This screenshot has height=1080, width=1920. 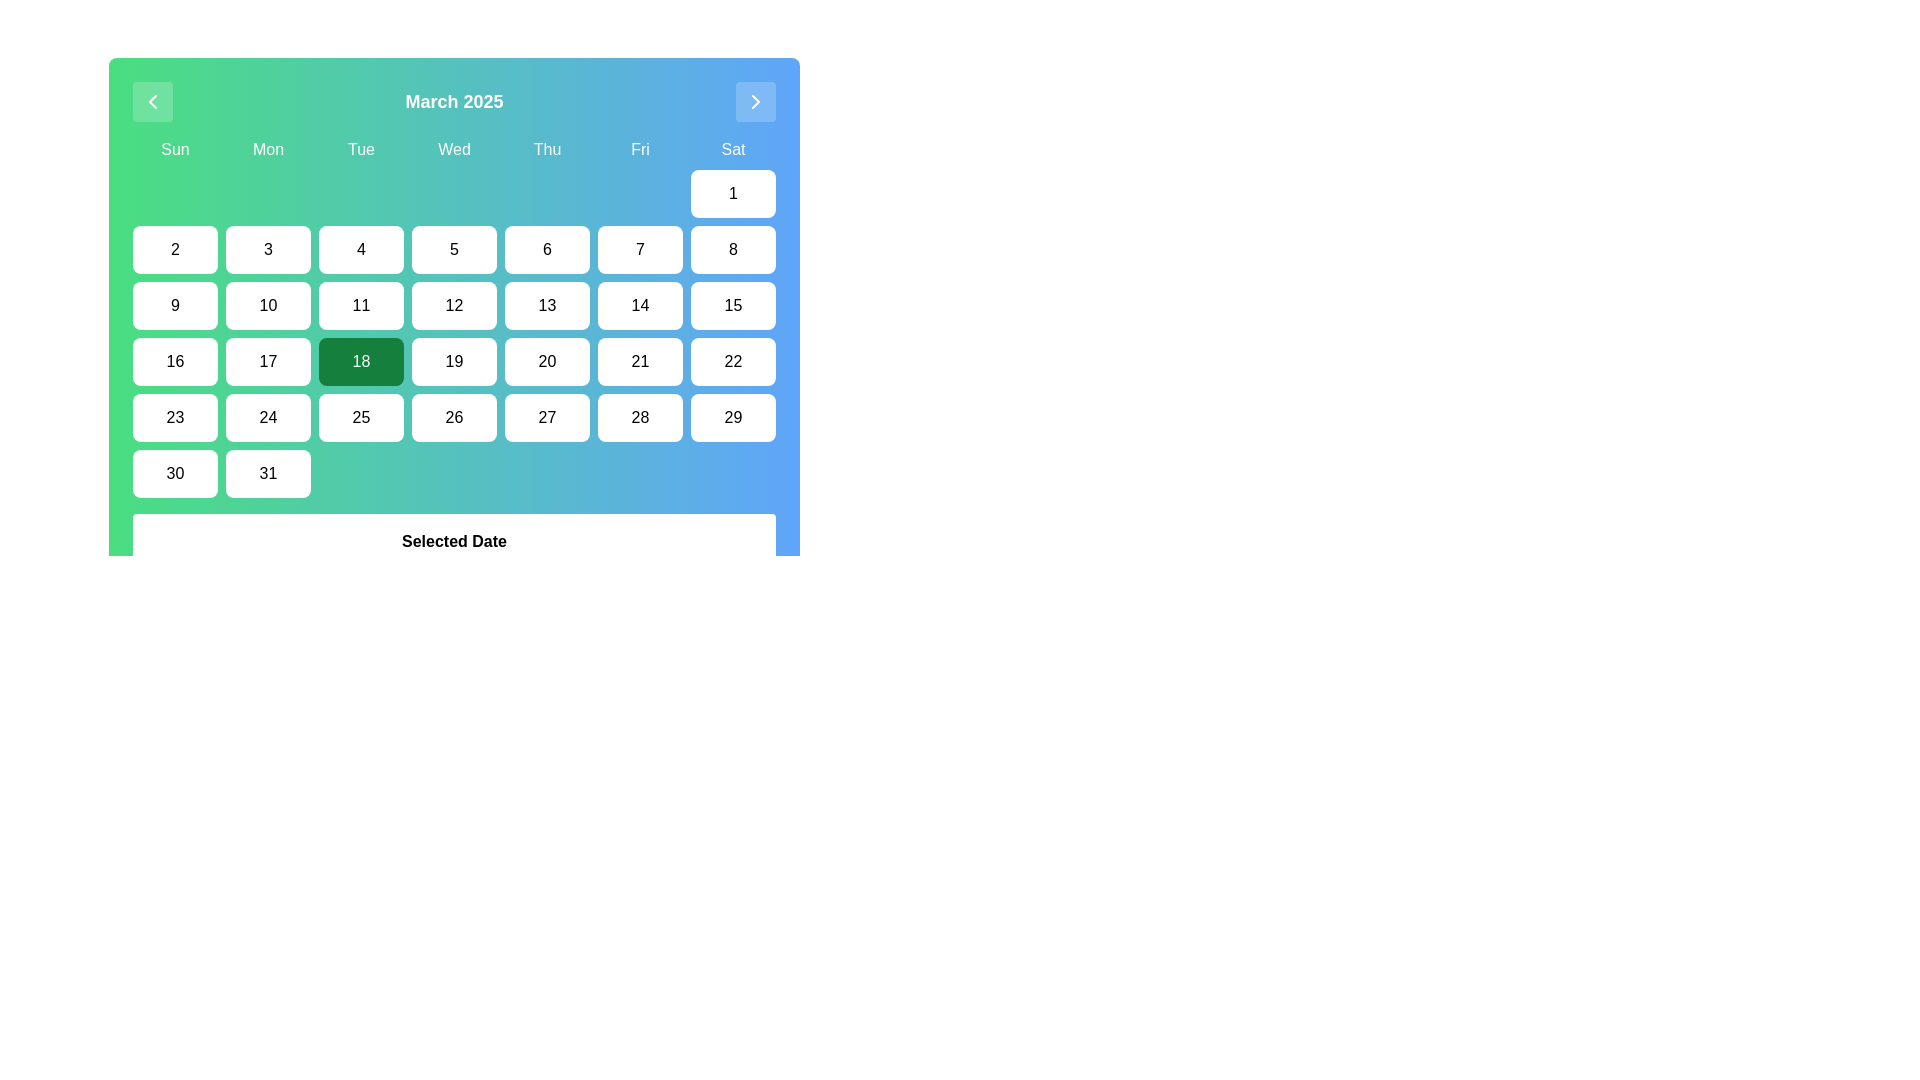 I want to click on the Calendar Grid for March 2025, which is located beneath the title 'March 2025' and above the text 'Selected Date', by clicking on it to access adjacent navigation controls, so click(x=453, y=316).